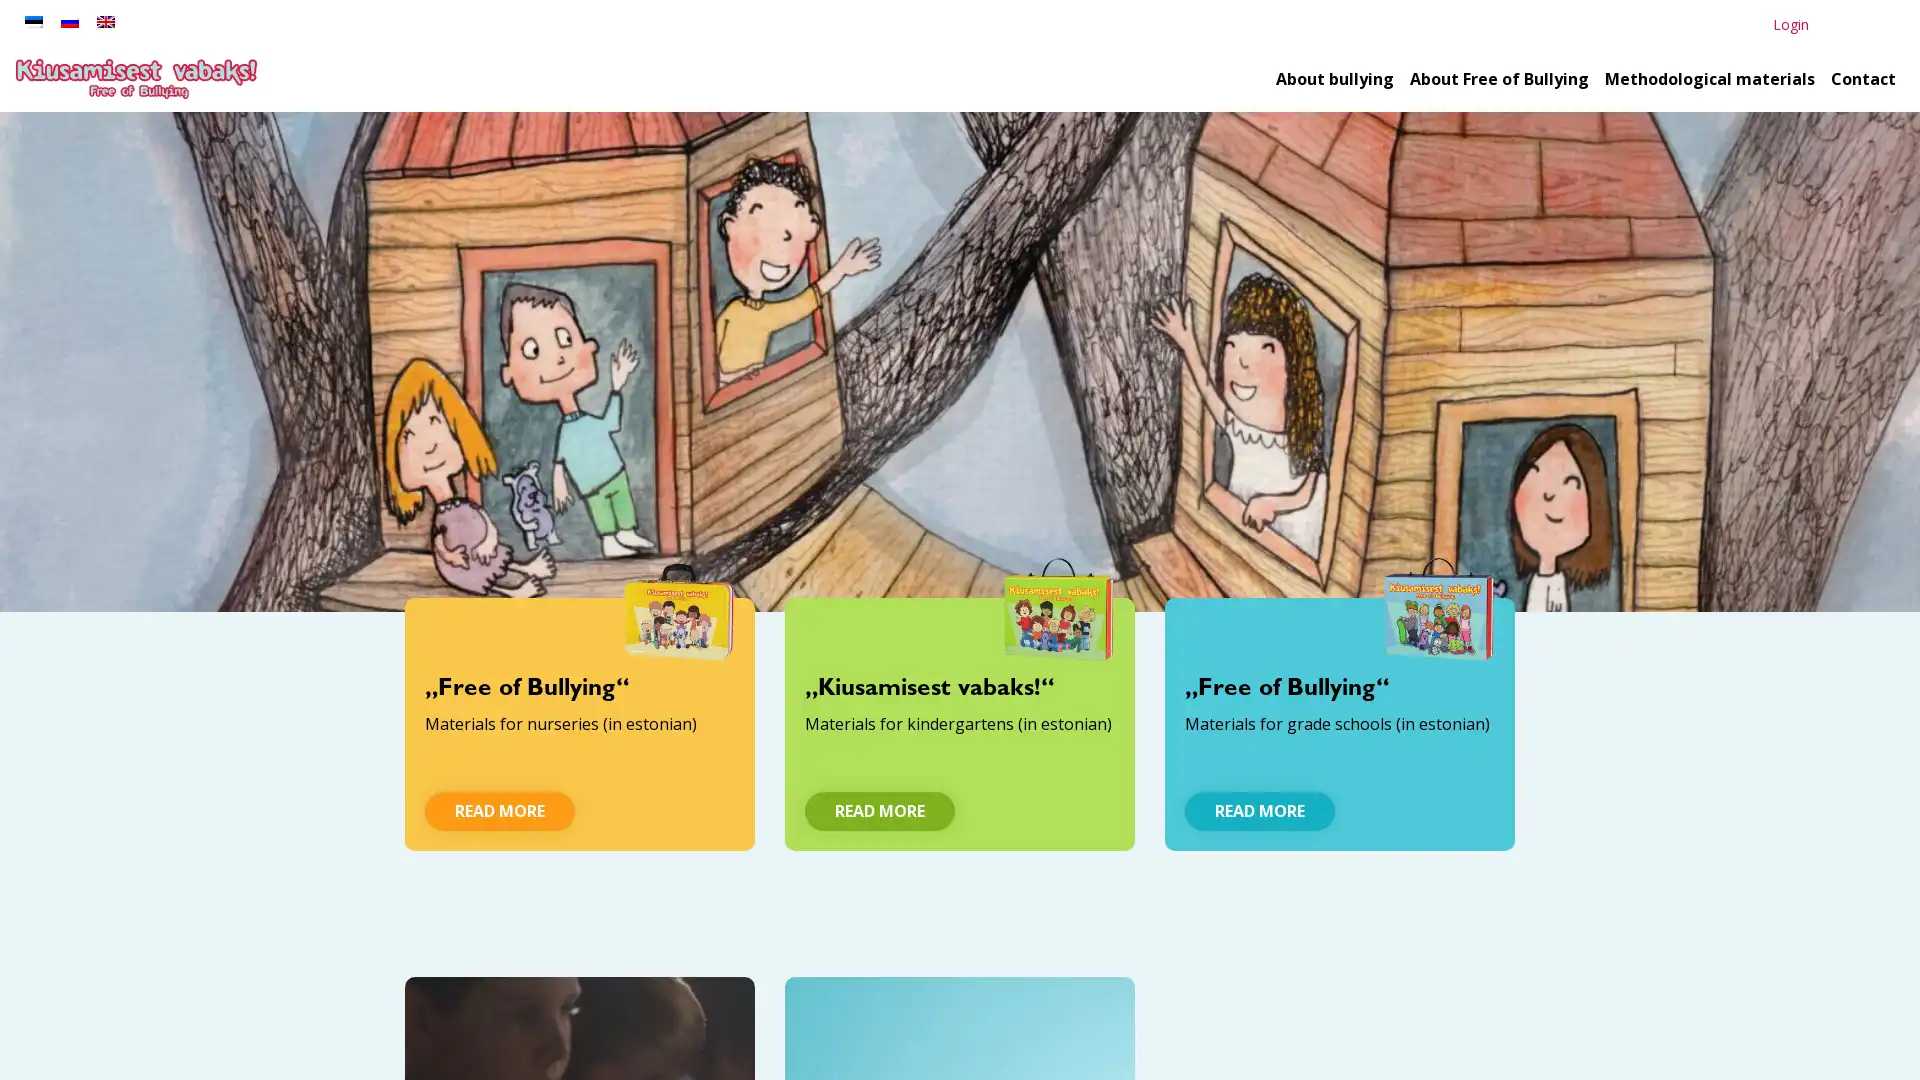  Describe the element at coordinates (1790, 24) in the screenshot. I see `Login` at that location.